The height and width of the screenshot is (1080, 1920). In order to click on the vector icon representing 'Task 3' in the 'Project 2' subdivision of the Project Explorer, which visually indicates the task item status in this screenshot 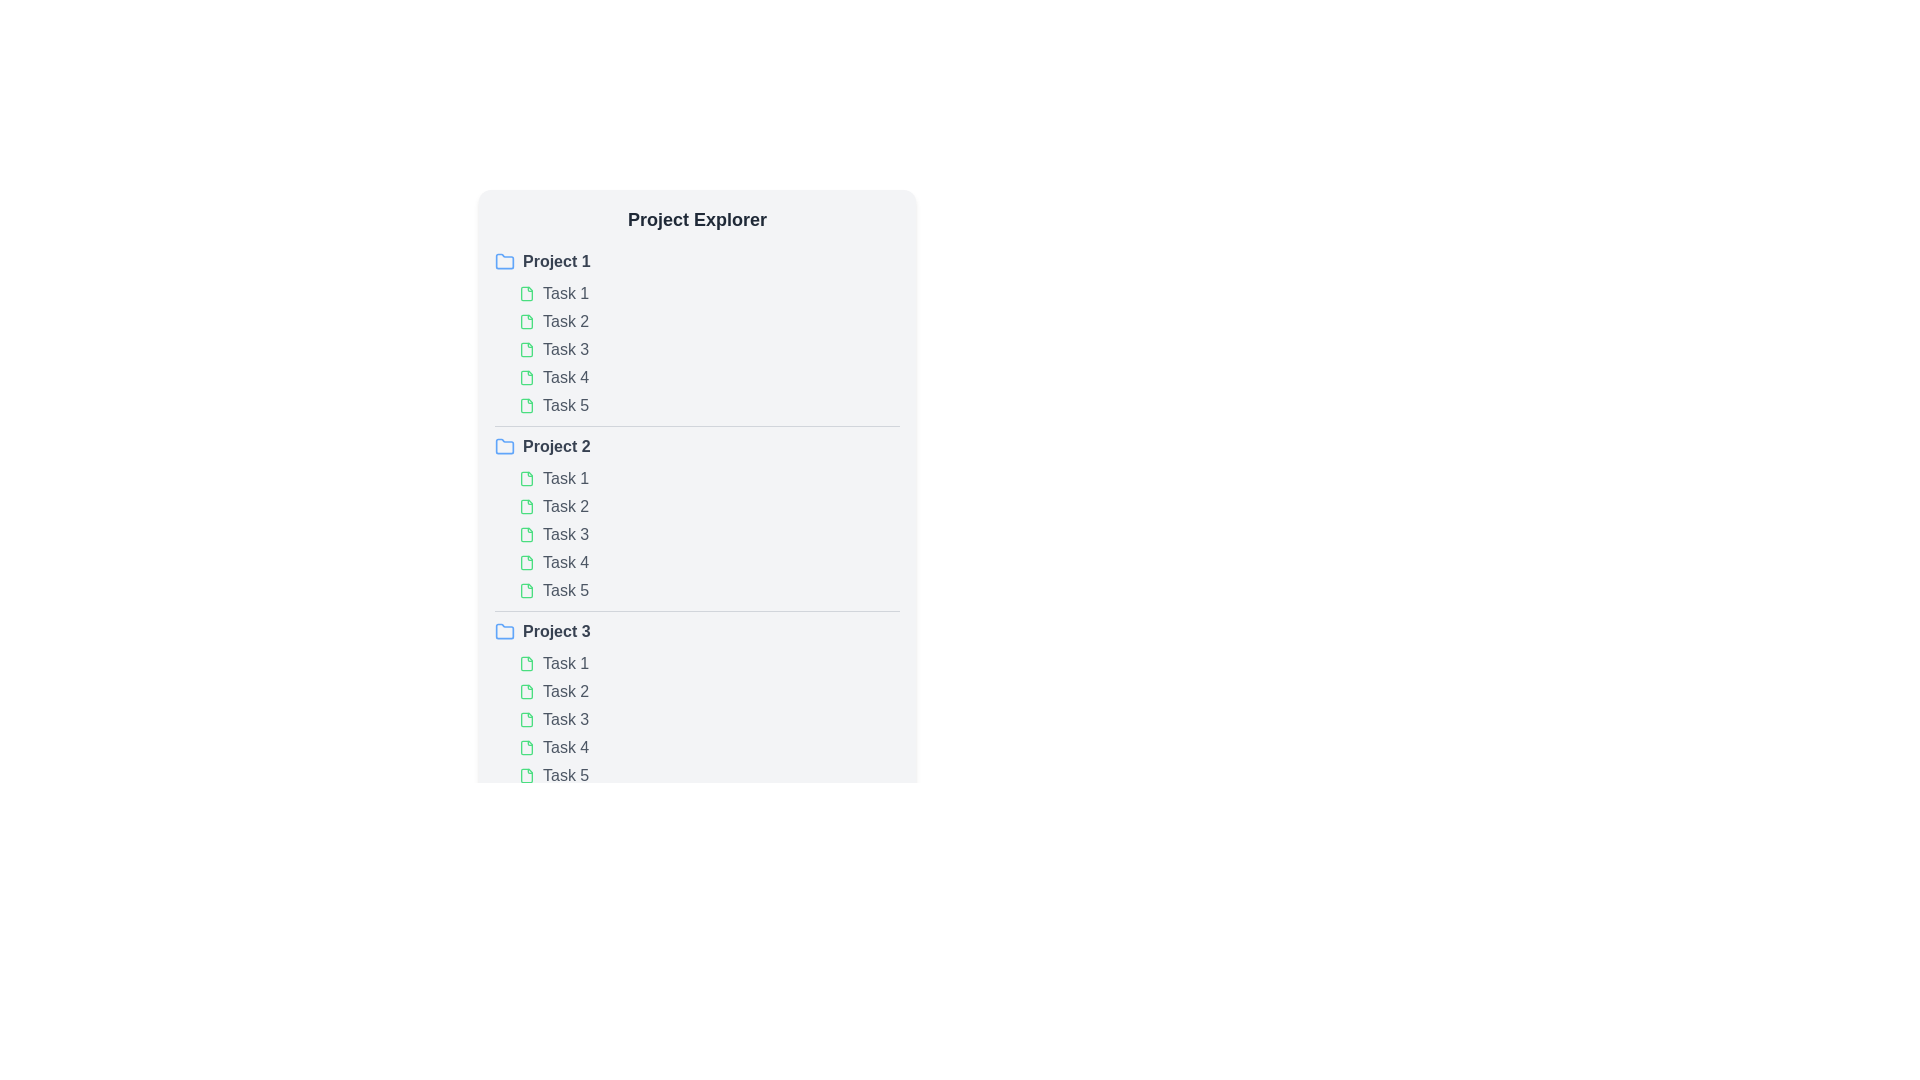, I will do `click(527, 534)`.